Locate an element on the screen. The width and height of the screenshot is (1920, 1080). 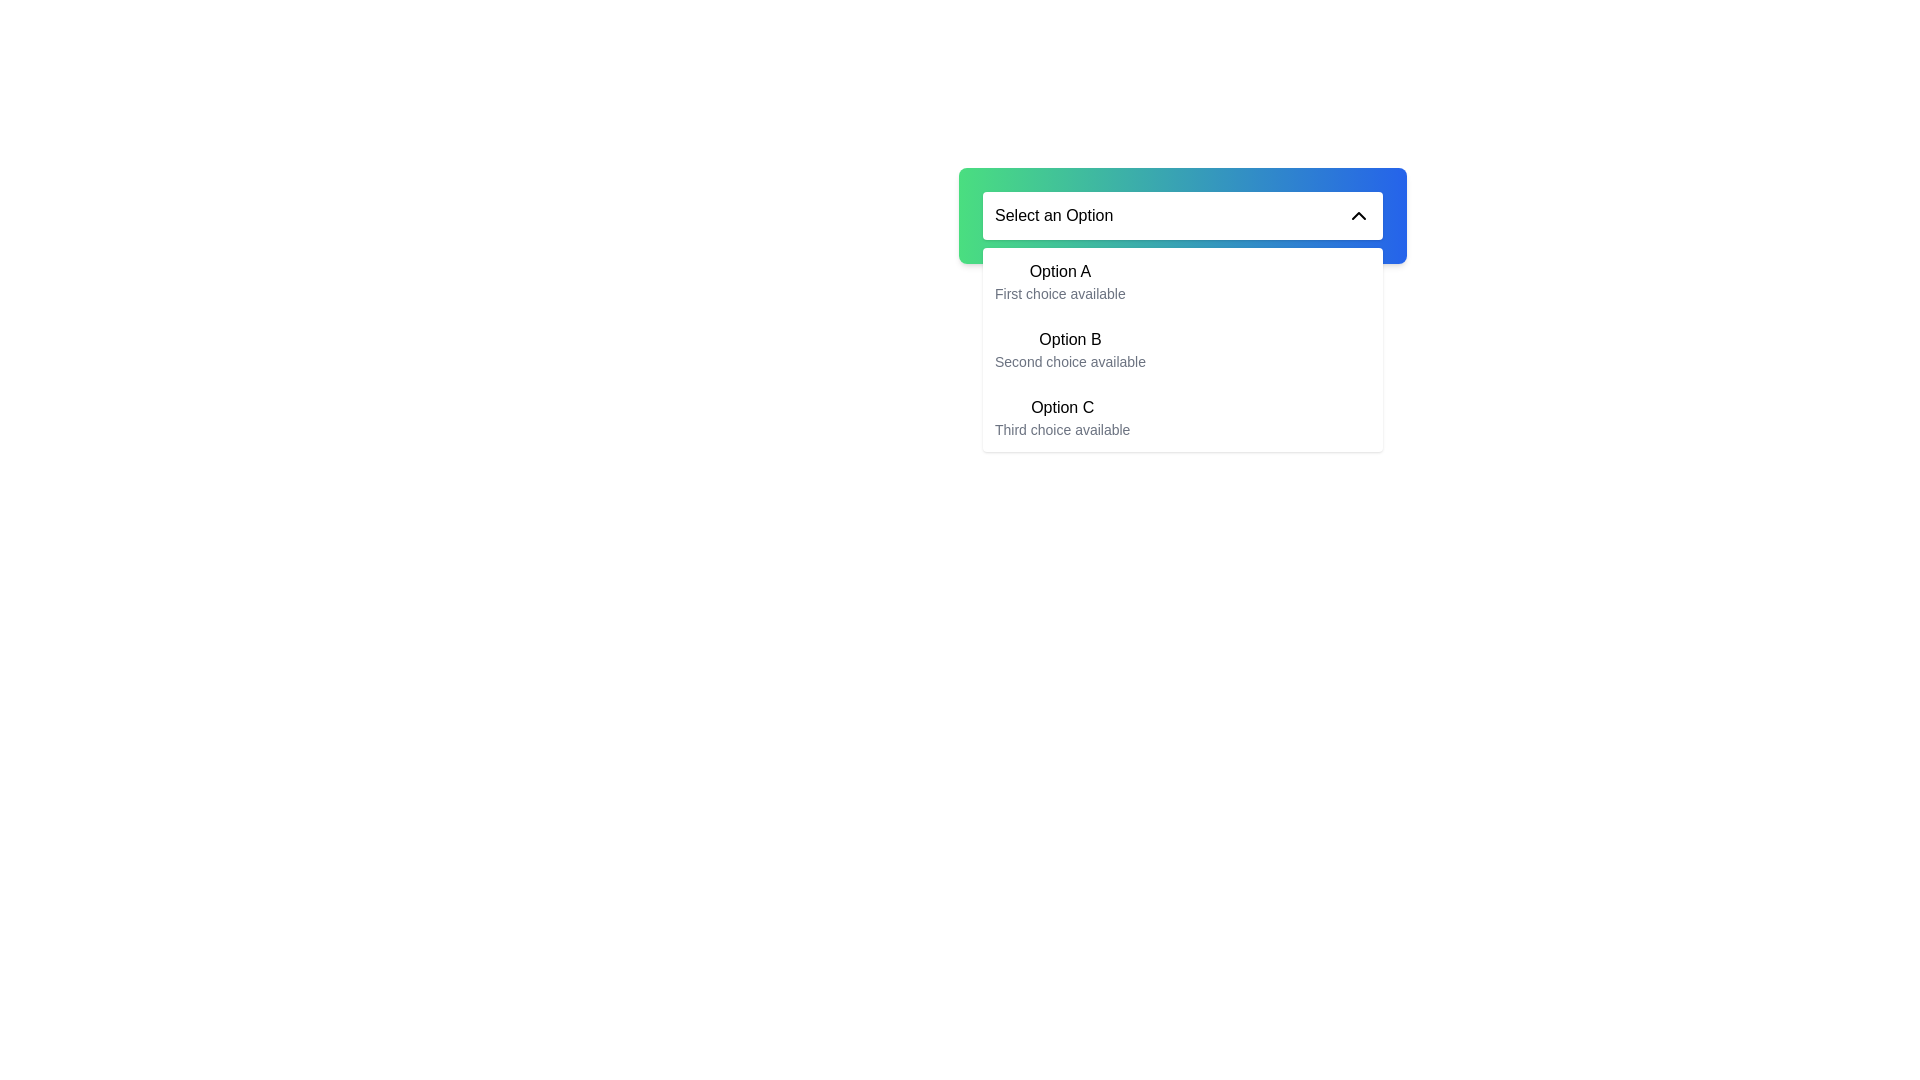
the second item in the dropdown menu is located at coordinates (1182, 349).